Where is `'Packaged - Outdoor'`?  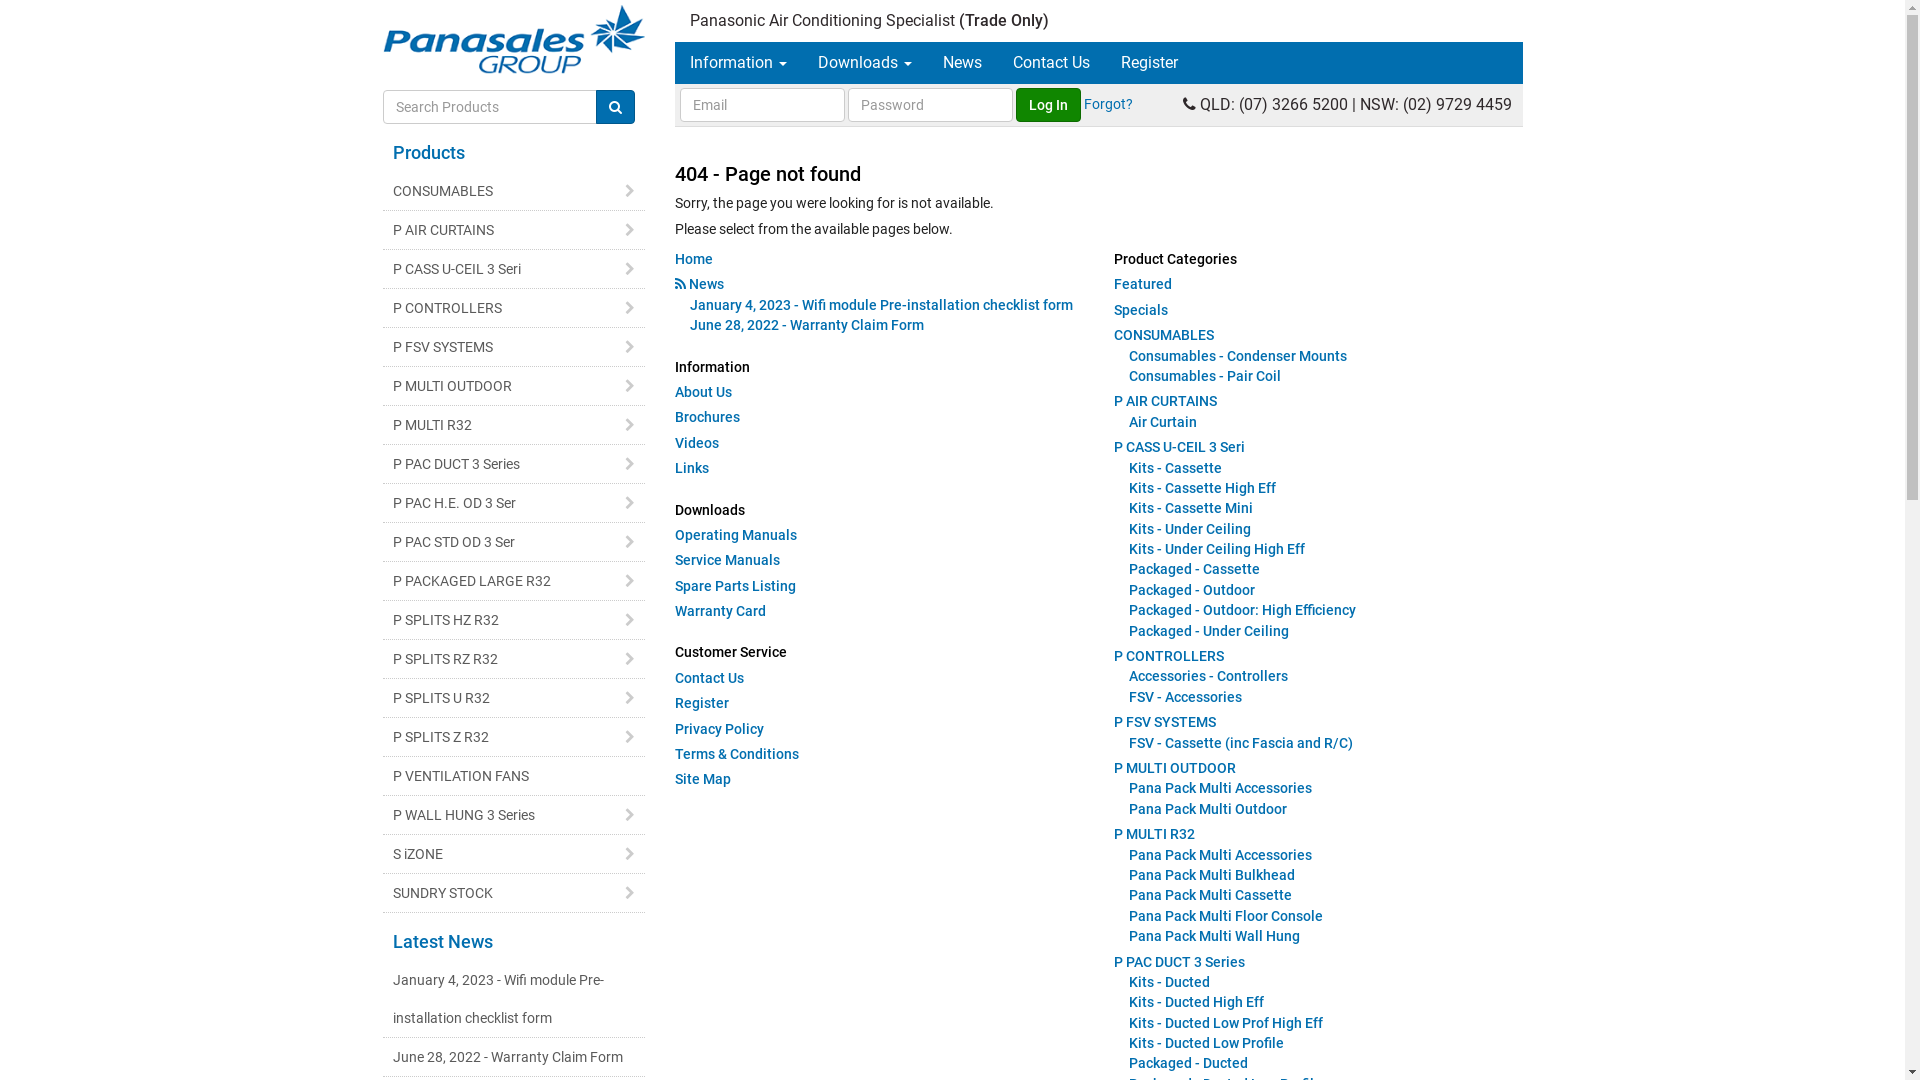
'Packaged - Outdoor' is located at coordinates (1191, 589).